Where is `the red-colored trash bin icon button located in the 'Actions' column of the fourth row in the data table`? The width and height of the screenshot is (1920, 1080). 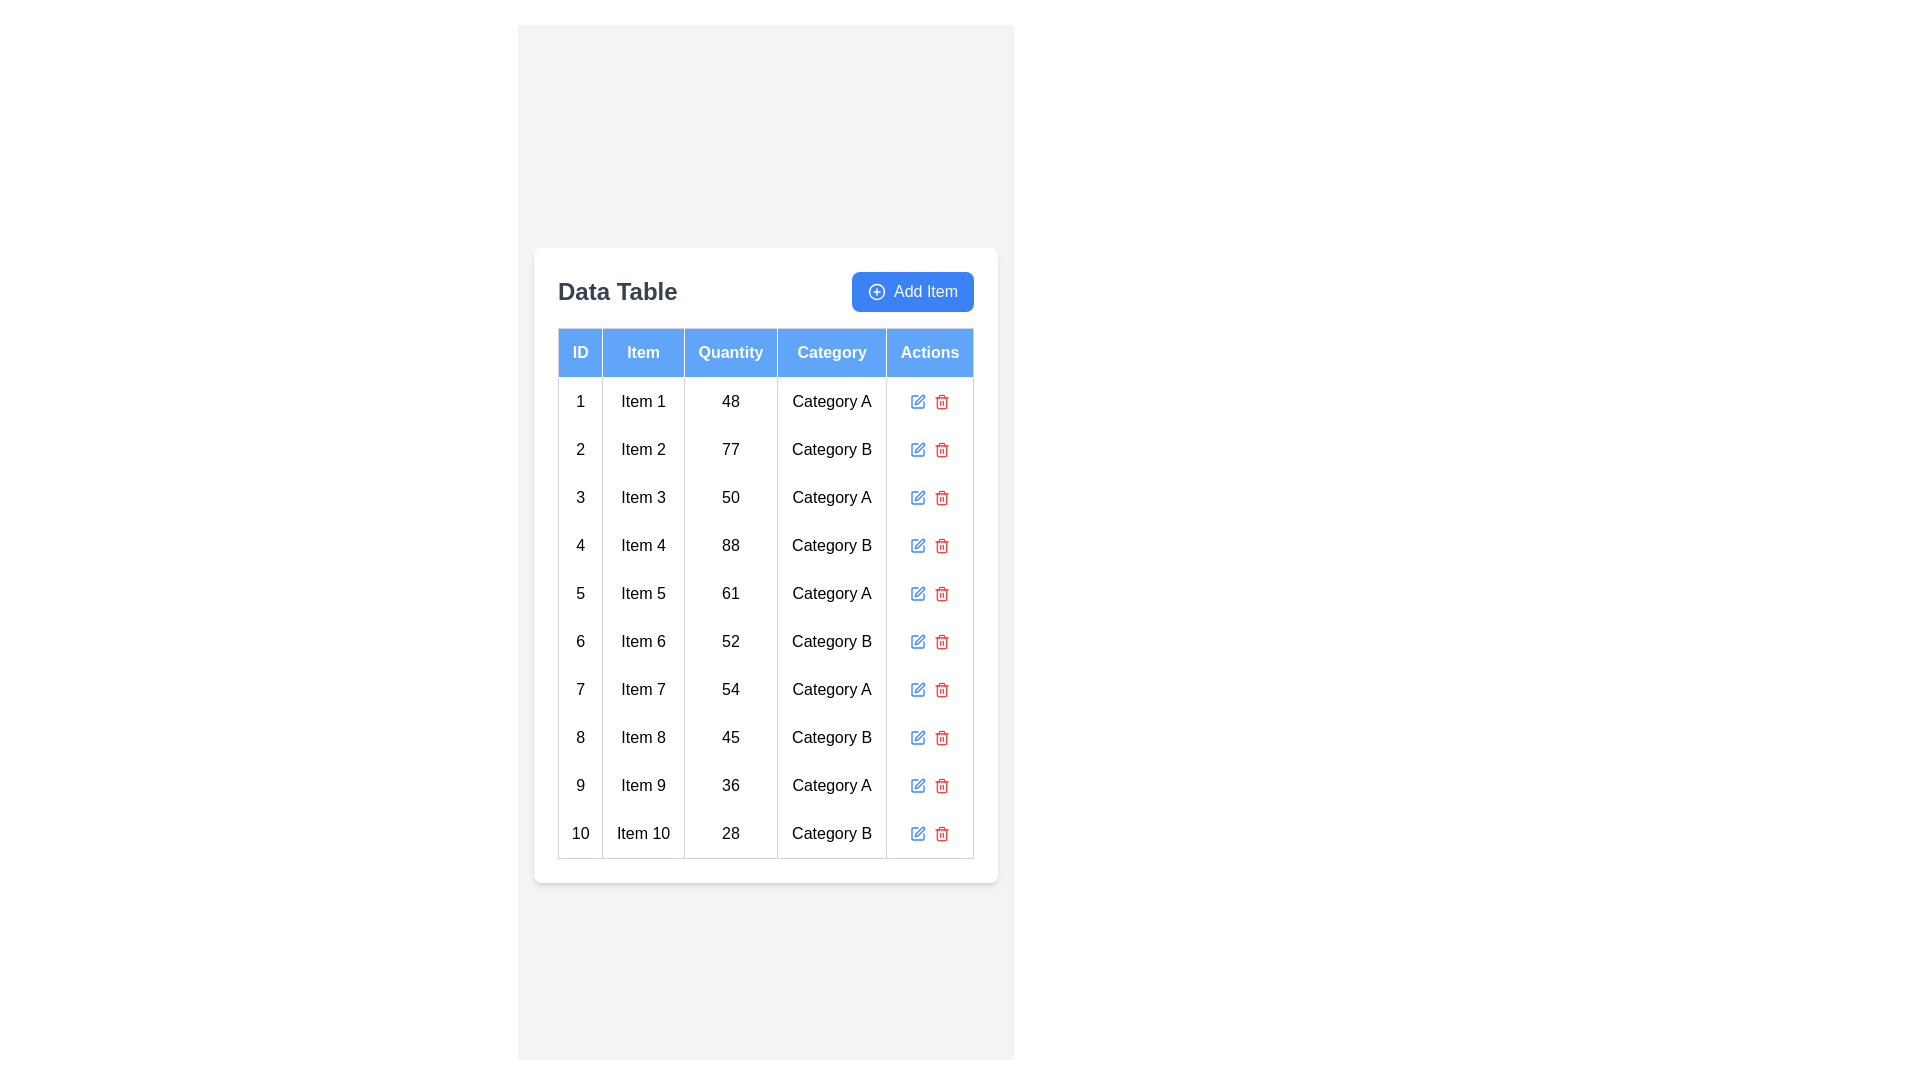
the red-colored trash bin icon button located in the 'Actions' column of the fourth row in the data table is located at coordinates (941, 545).